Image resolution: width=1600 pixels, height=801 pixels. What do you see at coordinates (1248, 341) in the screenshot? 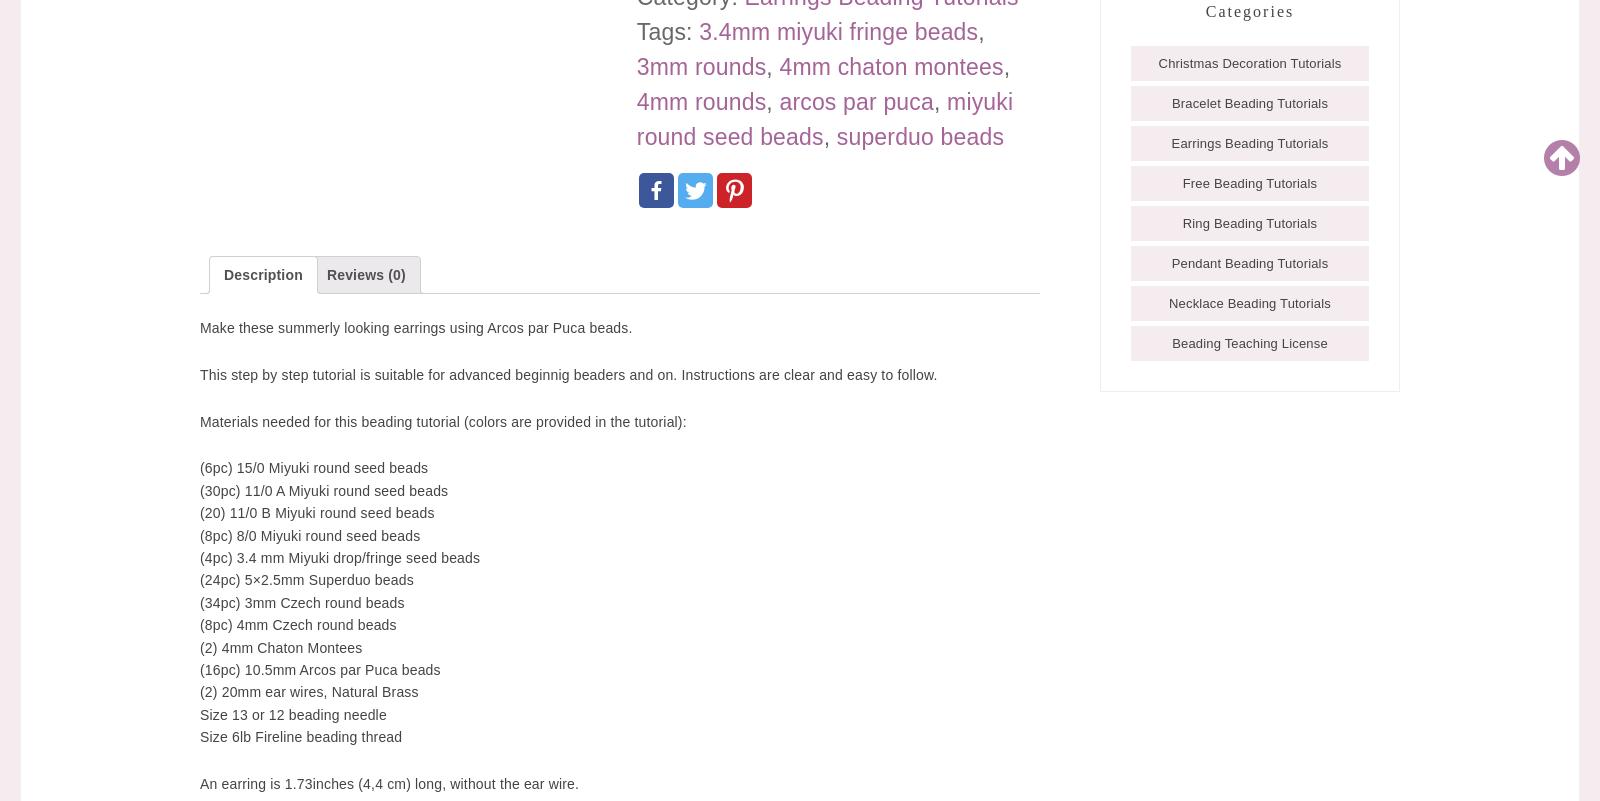
I see `'Beading Teaching License'` at bounding box center [1248, 341].